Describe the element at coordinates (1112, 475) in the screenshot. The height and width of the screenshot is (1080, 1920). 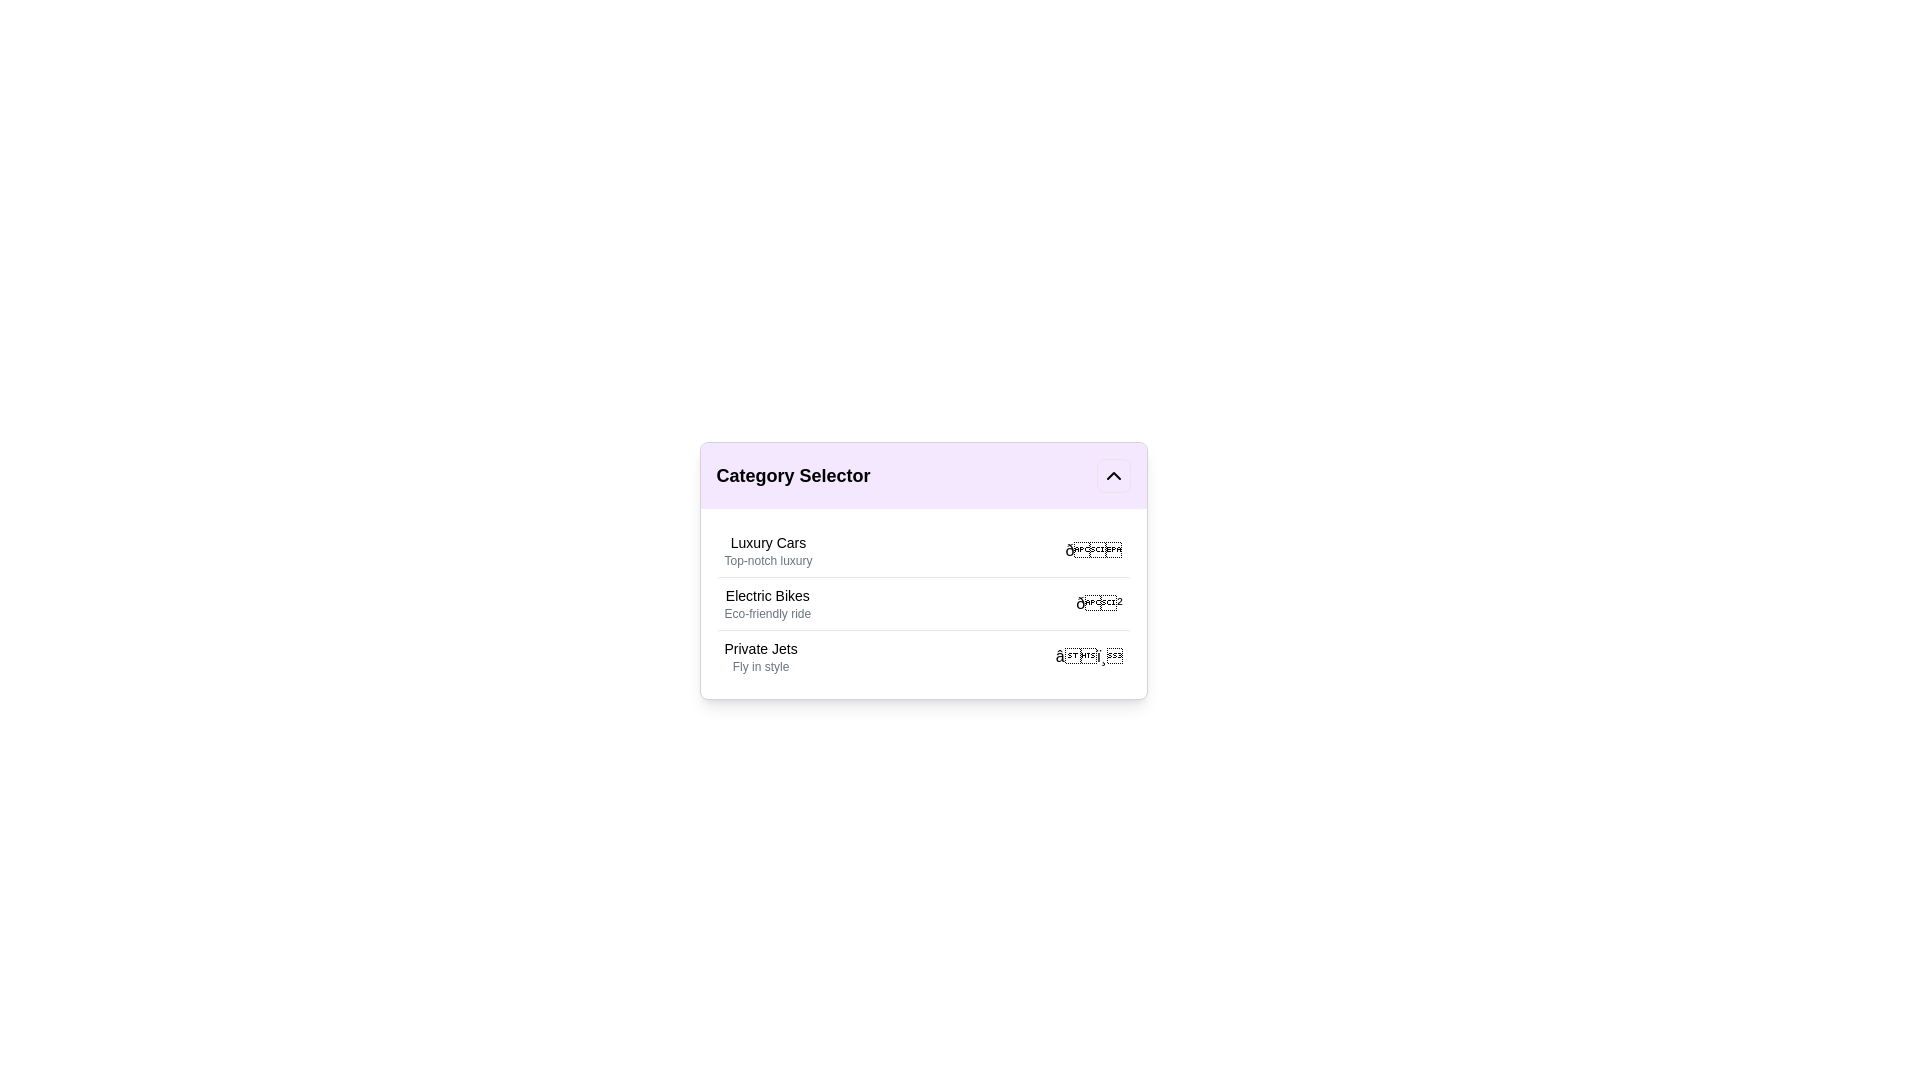
I see `the button` at that location.